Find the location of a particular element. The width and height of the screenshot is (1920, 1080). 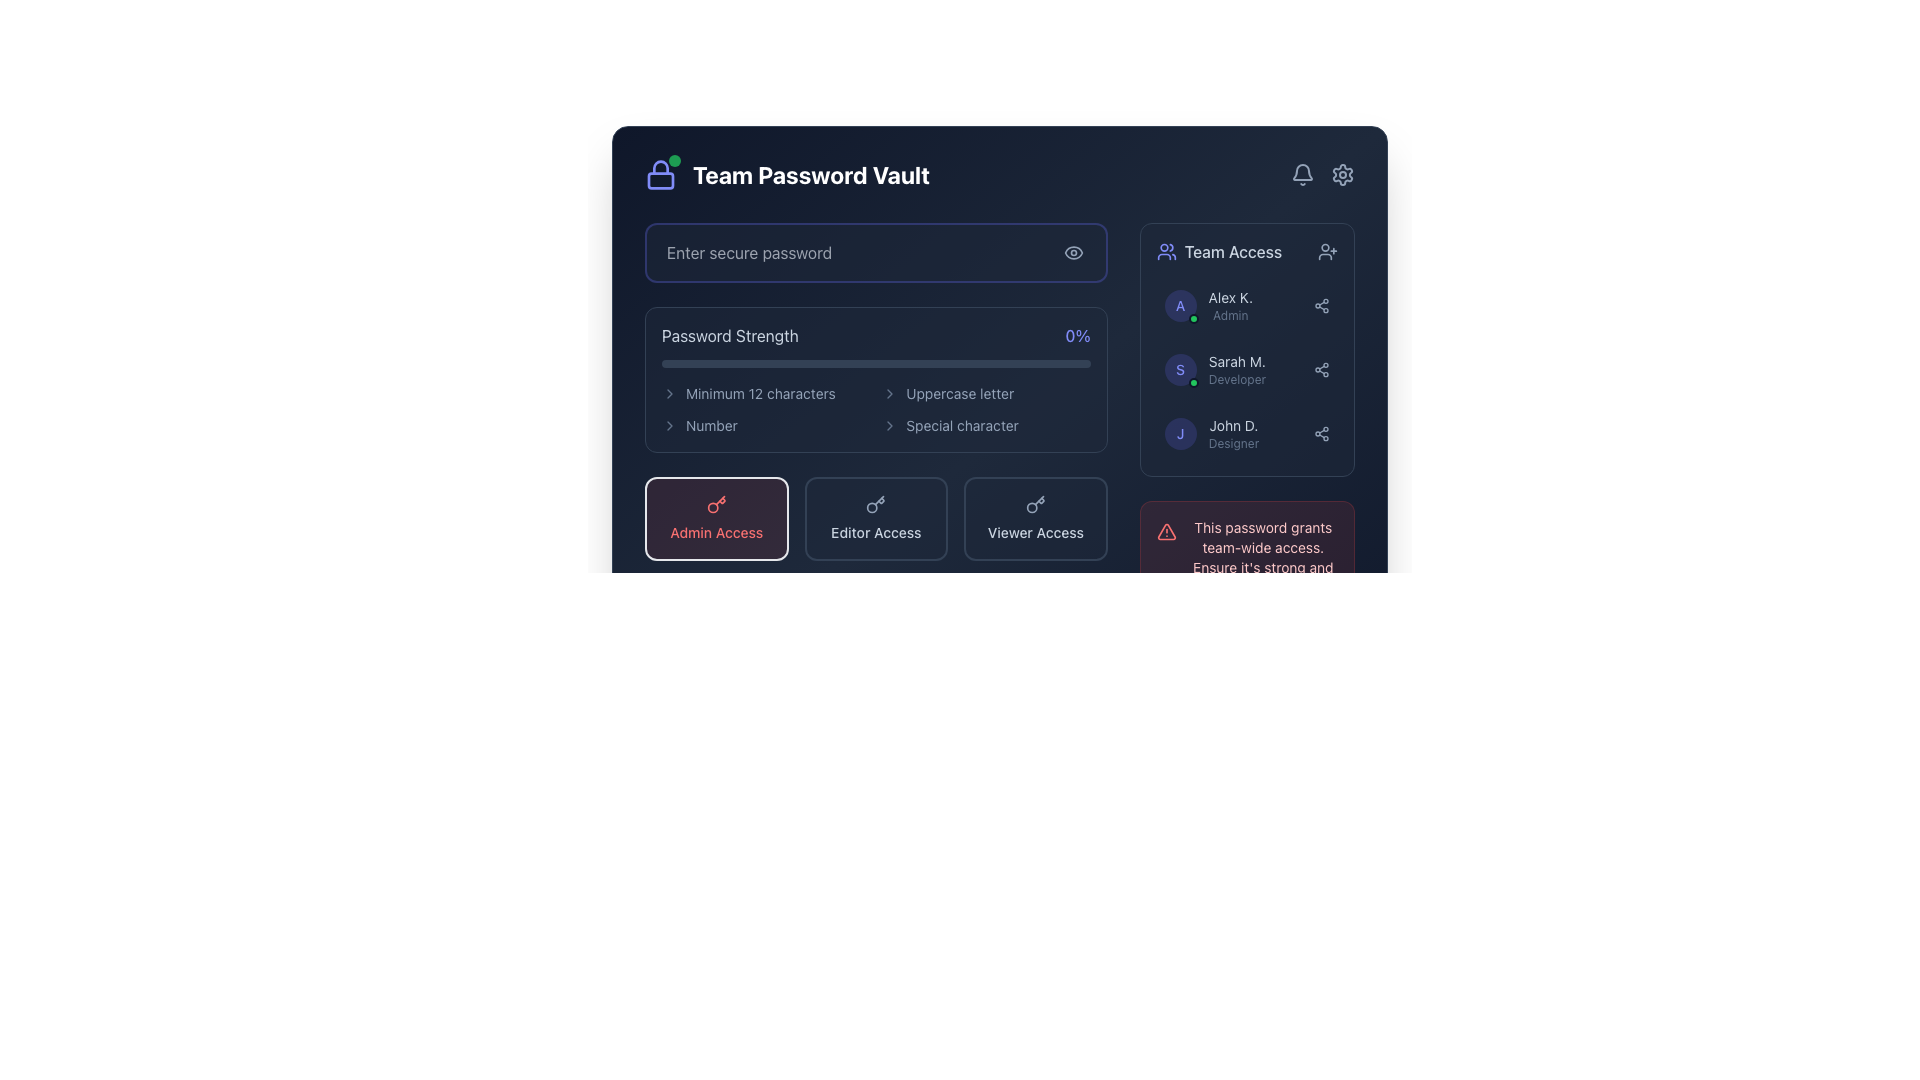

the 'Viewer Access' button, which is the rightmost button in a group of three labeled buttons for access permissions is located at coordinates (1035, 518).